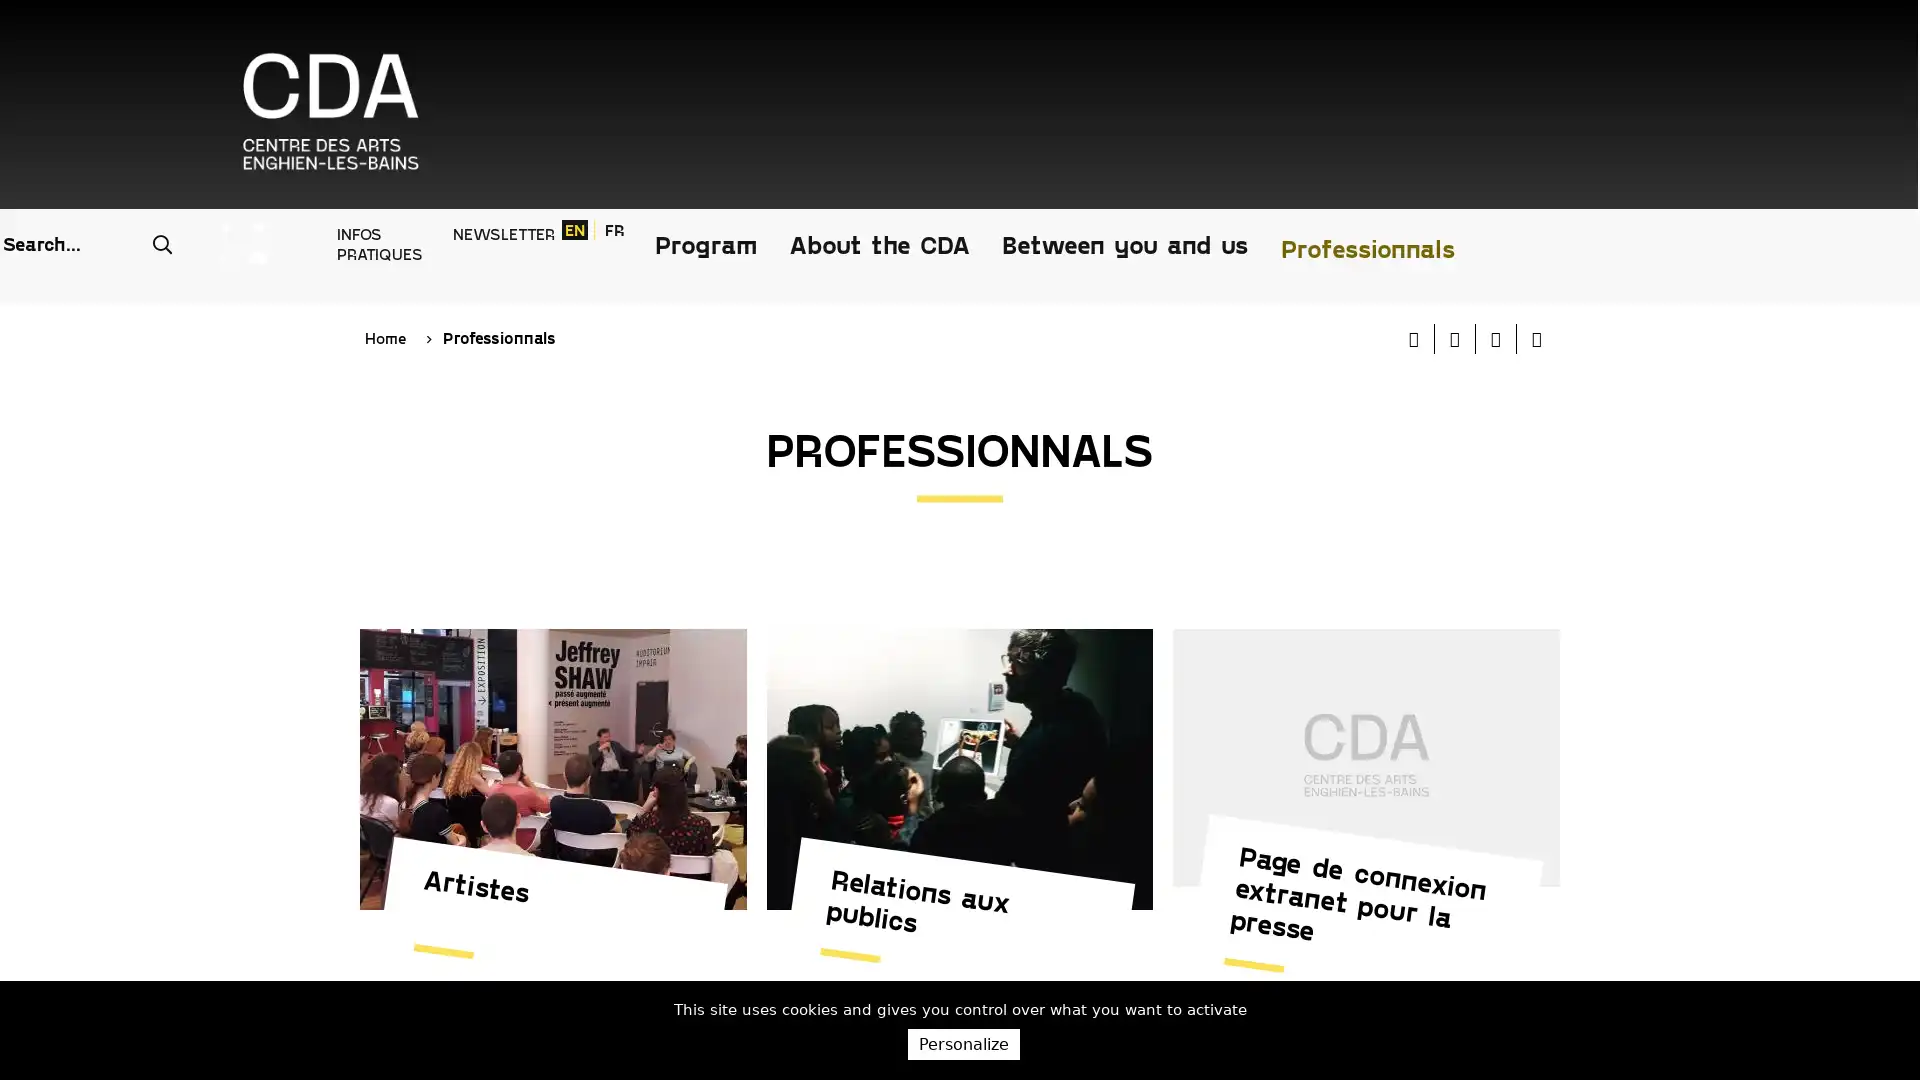 The width and height of the screenshot is (1920, 1080). Describe the element at coordinates (1535, 197) in the screenshot. I see `Share this page` at that location.